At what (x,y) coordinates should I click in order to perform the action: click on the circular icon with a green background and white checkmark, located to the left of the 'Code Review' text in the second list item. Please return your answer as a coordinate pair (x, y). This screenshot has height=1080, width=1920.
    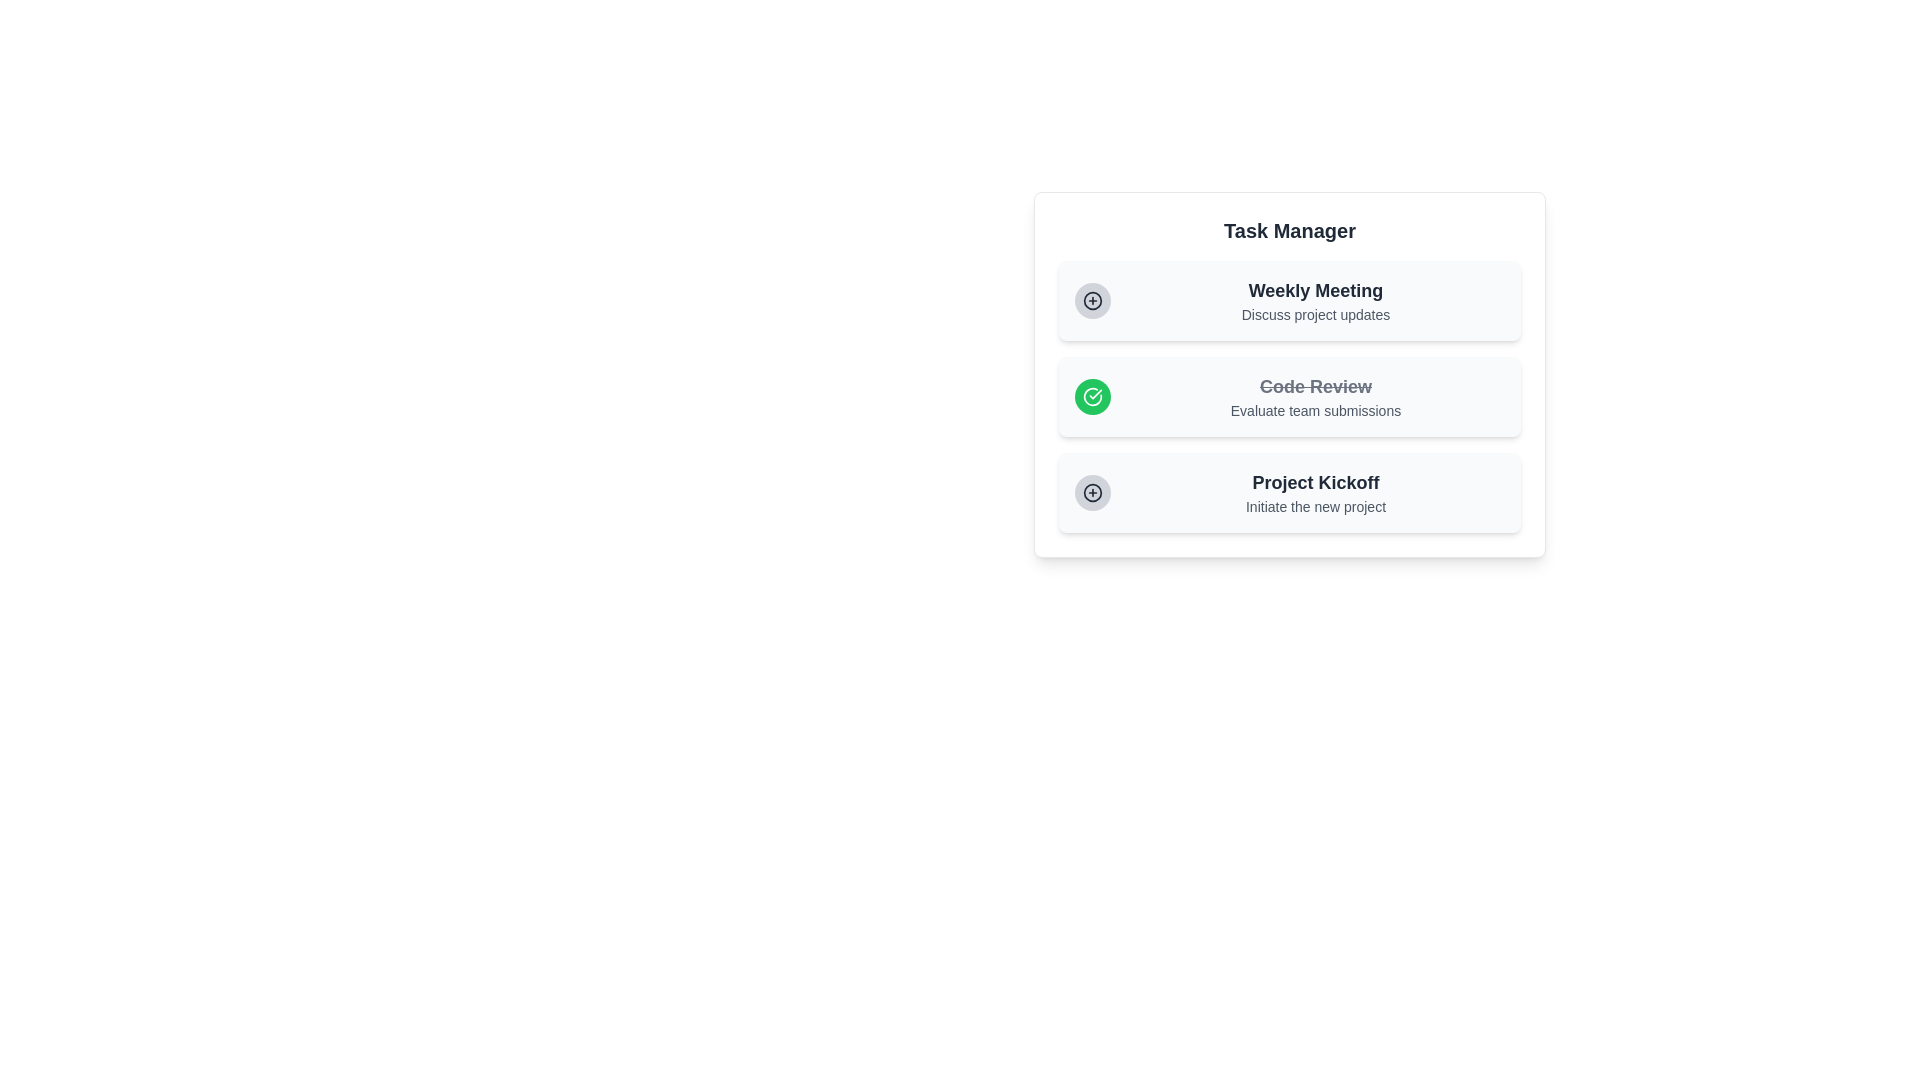
    Looking at the image, I should click on (1092, 397).